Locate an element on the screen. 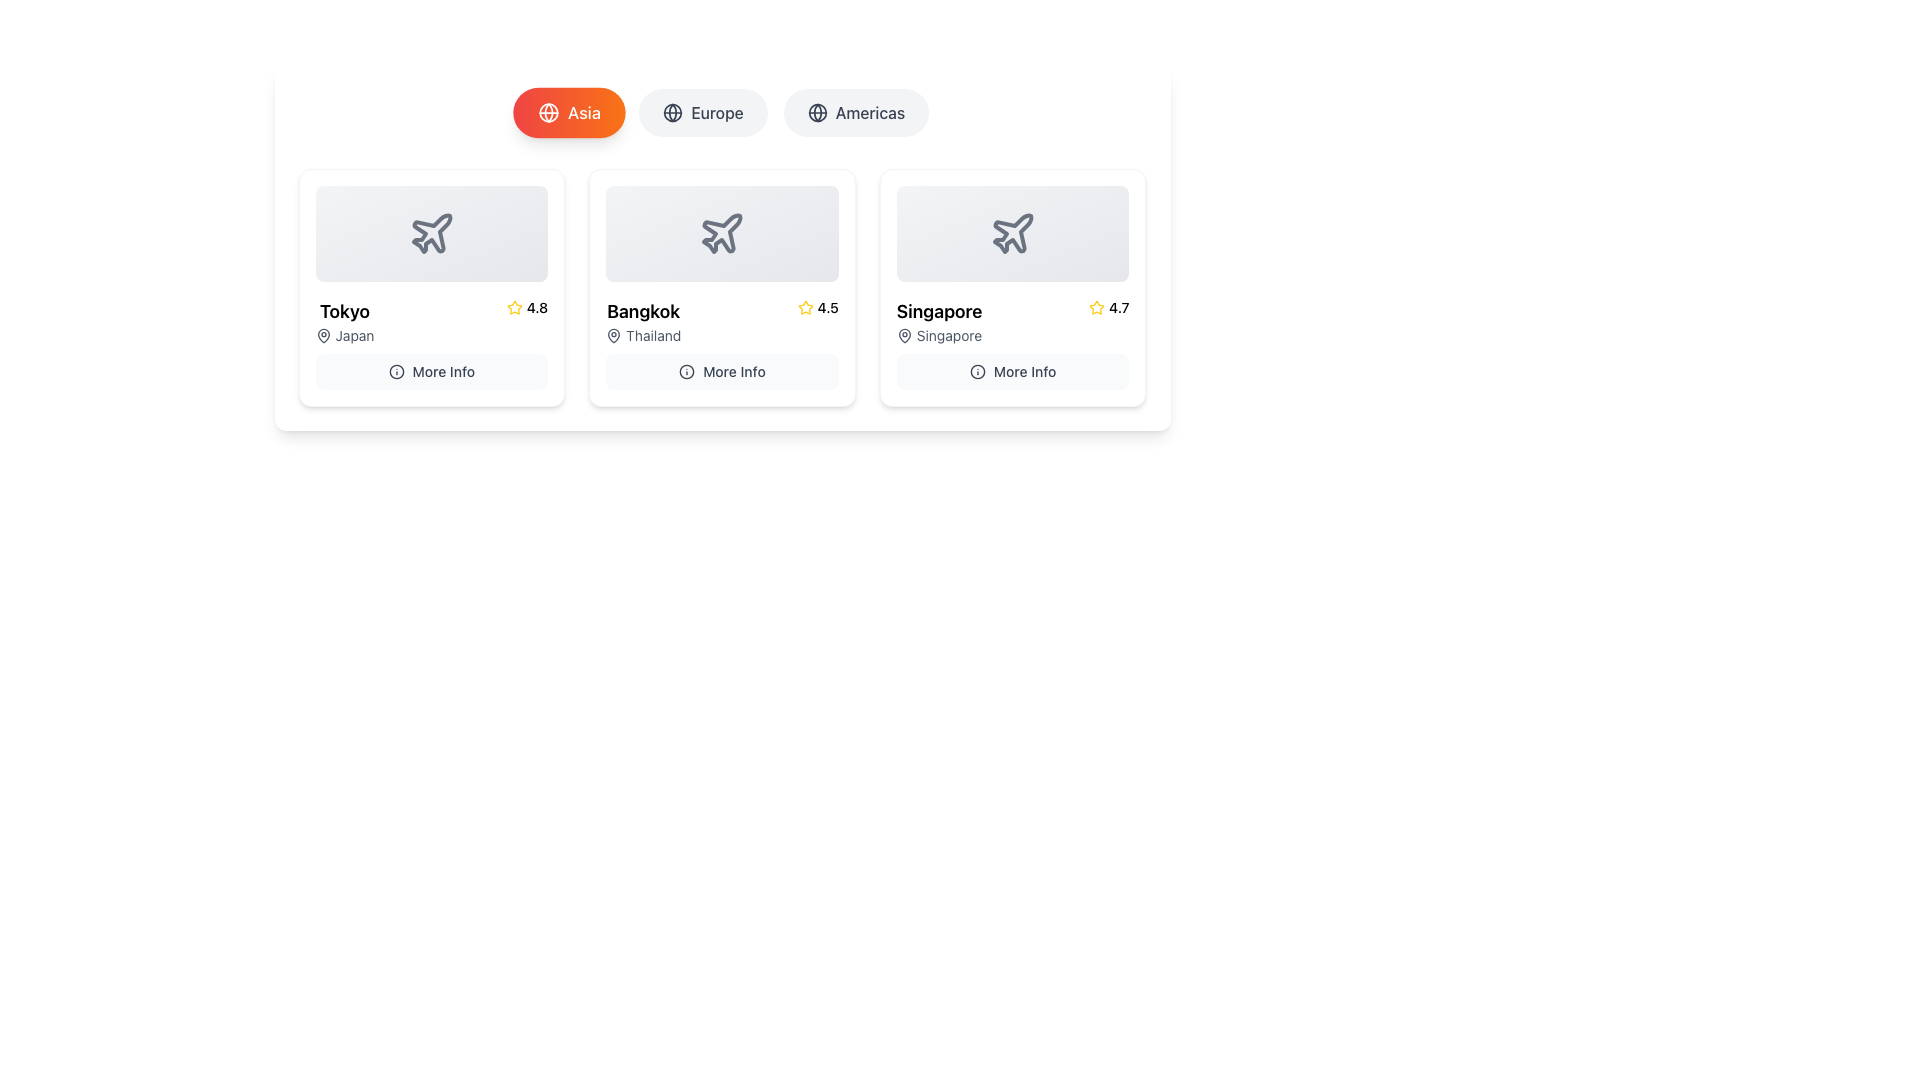 Image resolution: width=1920 pixels, height=1080 pixels. the 'More Info' button on the Informational card displaying 'Bangkok', which is the second card in a list of three cards is located at coordinates (721, 288).